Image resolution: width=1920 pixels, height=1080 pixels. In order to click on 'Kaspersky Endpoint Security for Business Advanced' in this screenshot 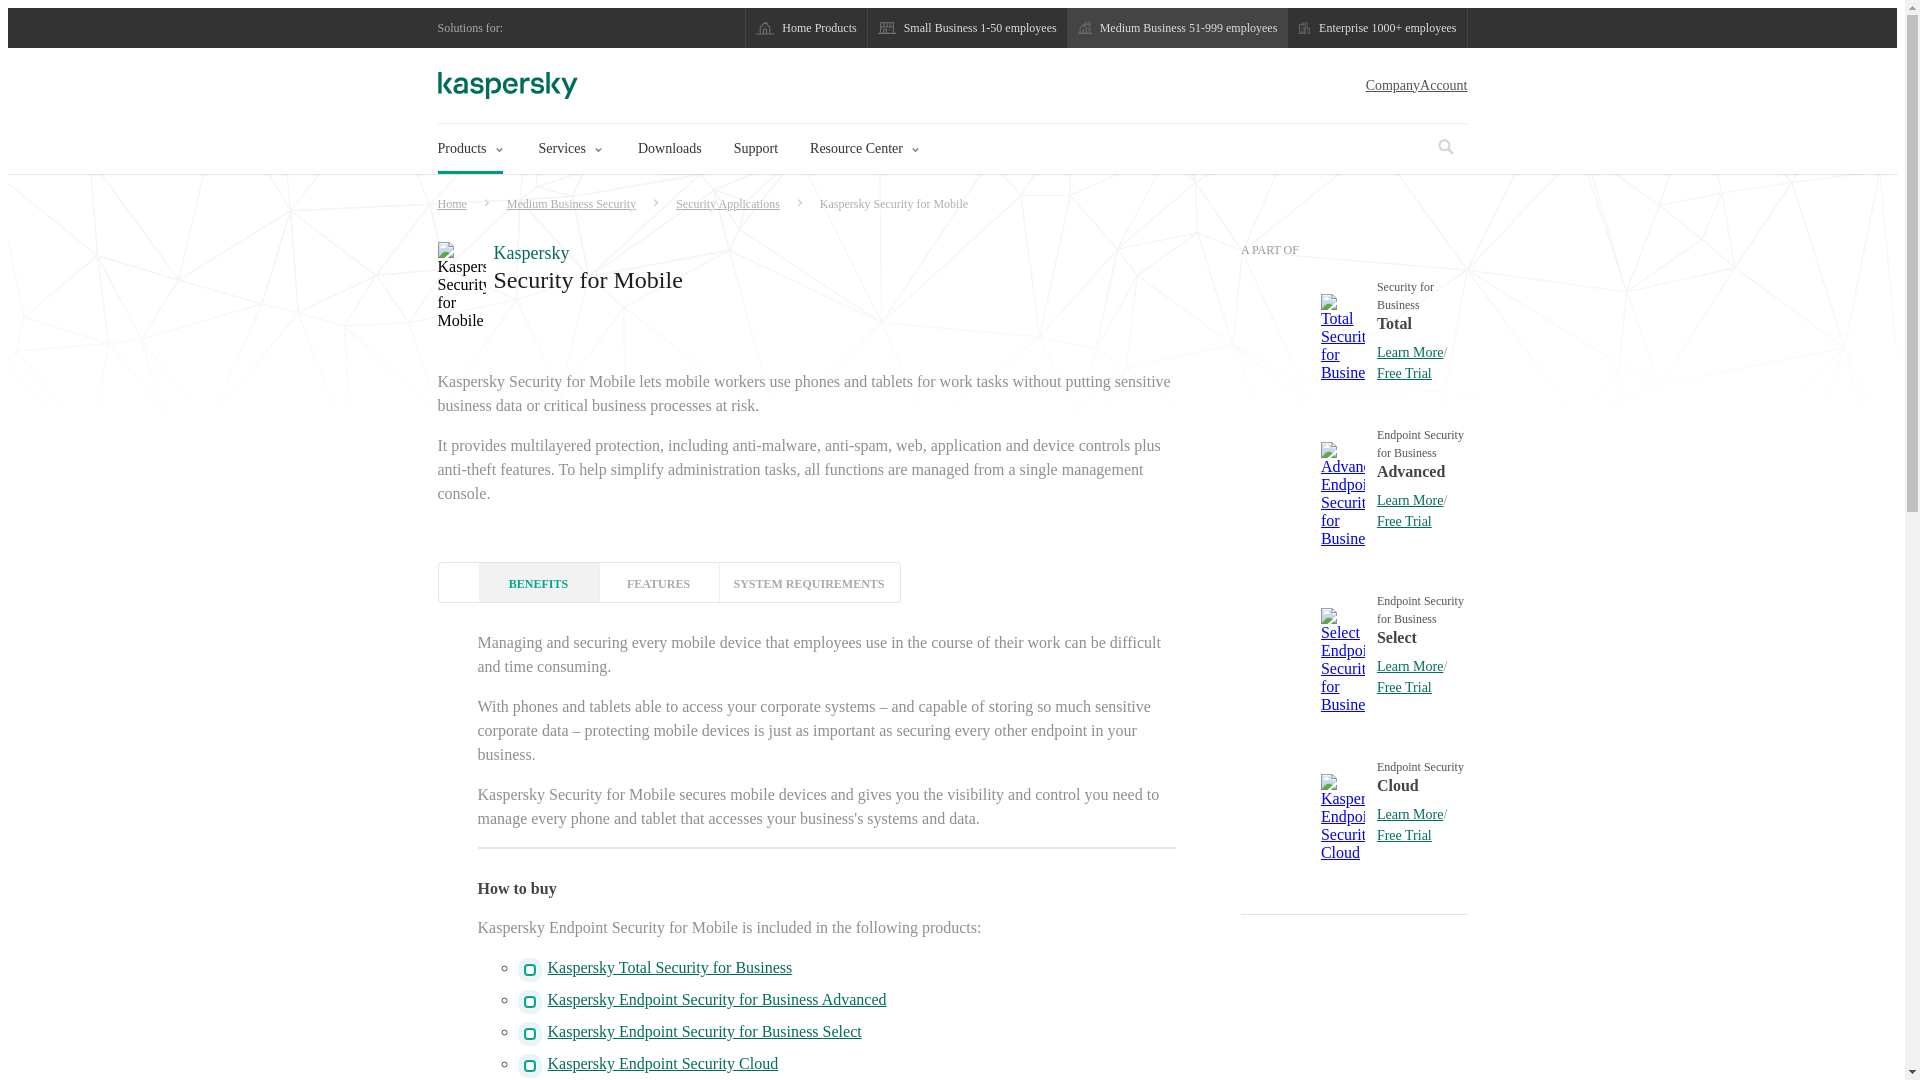, I will do `click(717, 999)`.